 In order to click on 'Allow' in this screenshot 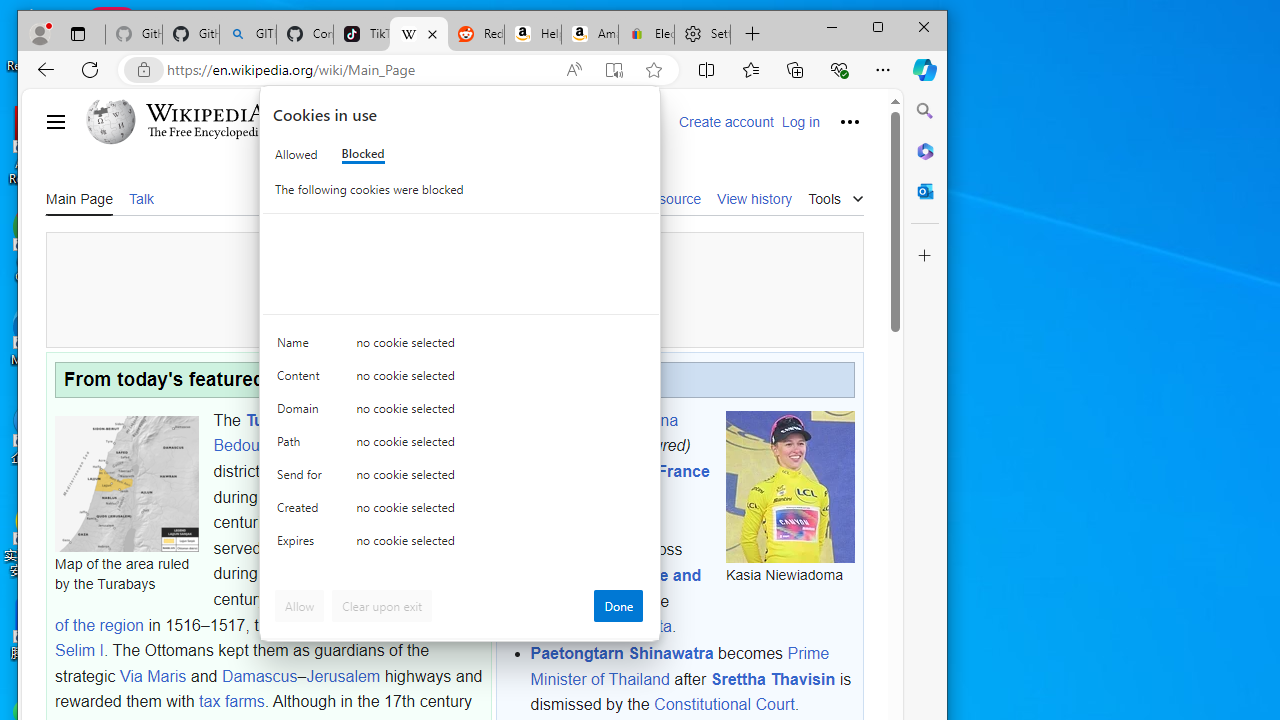, I will do `click(299, 604)`.